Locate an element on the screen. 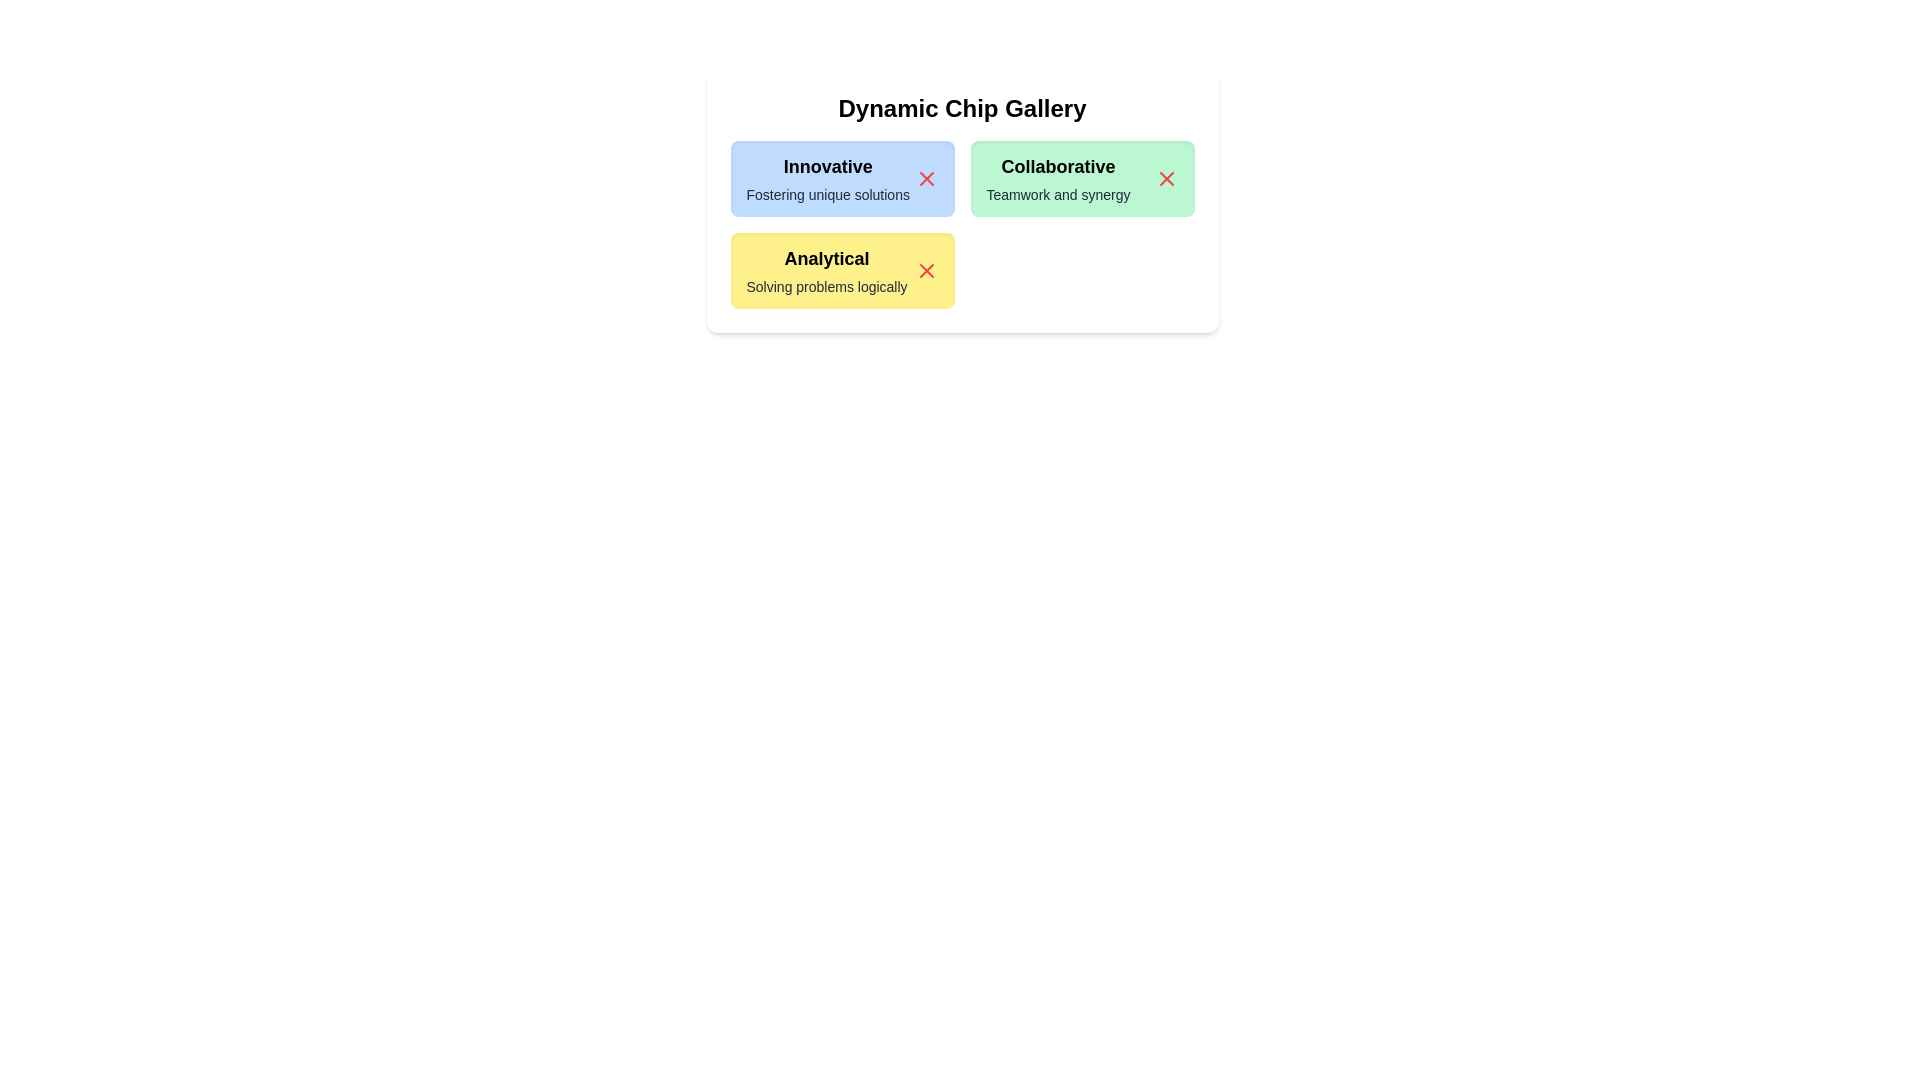  the title text of the chip labeled Analytical is located at coordinates (826, 257).